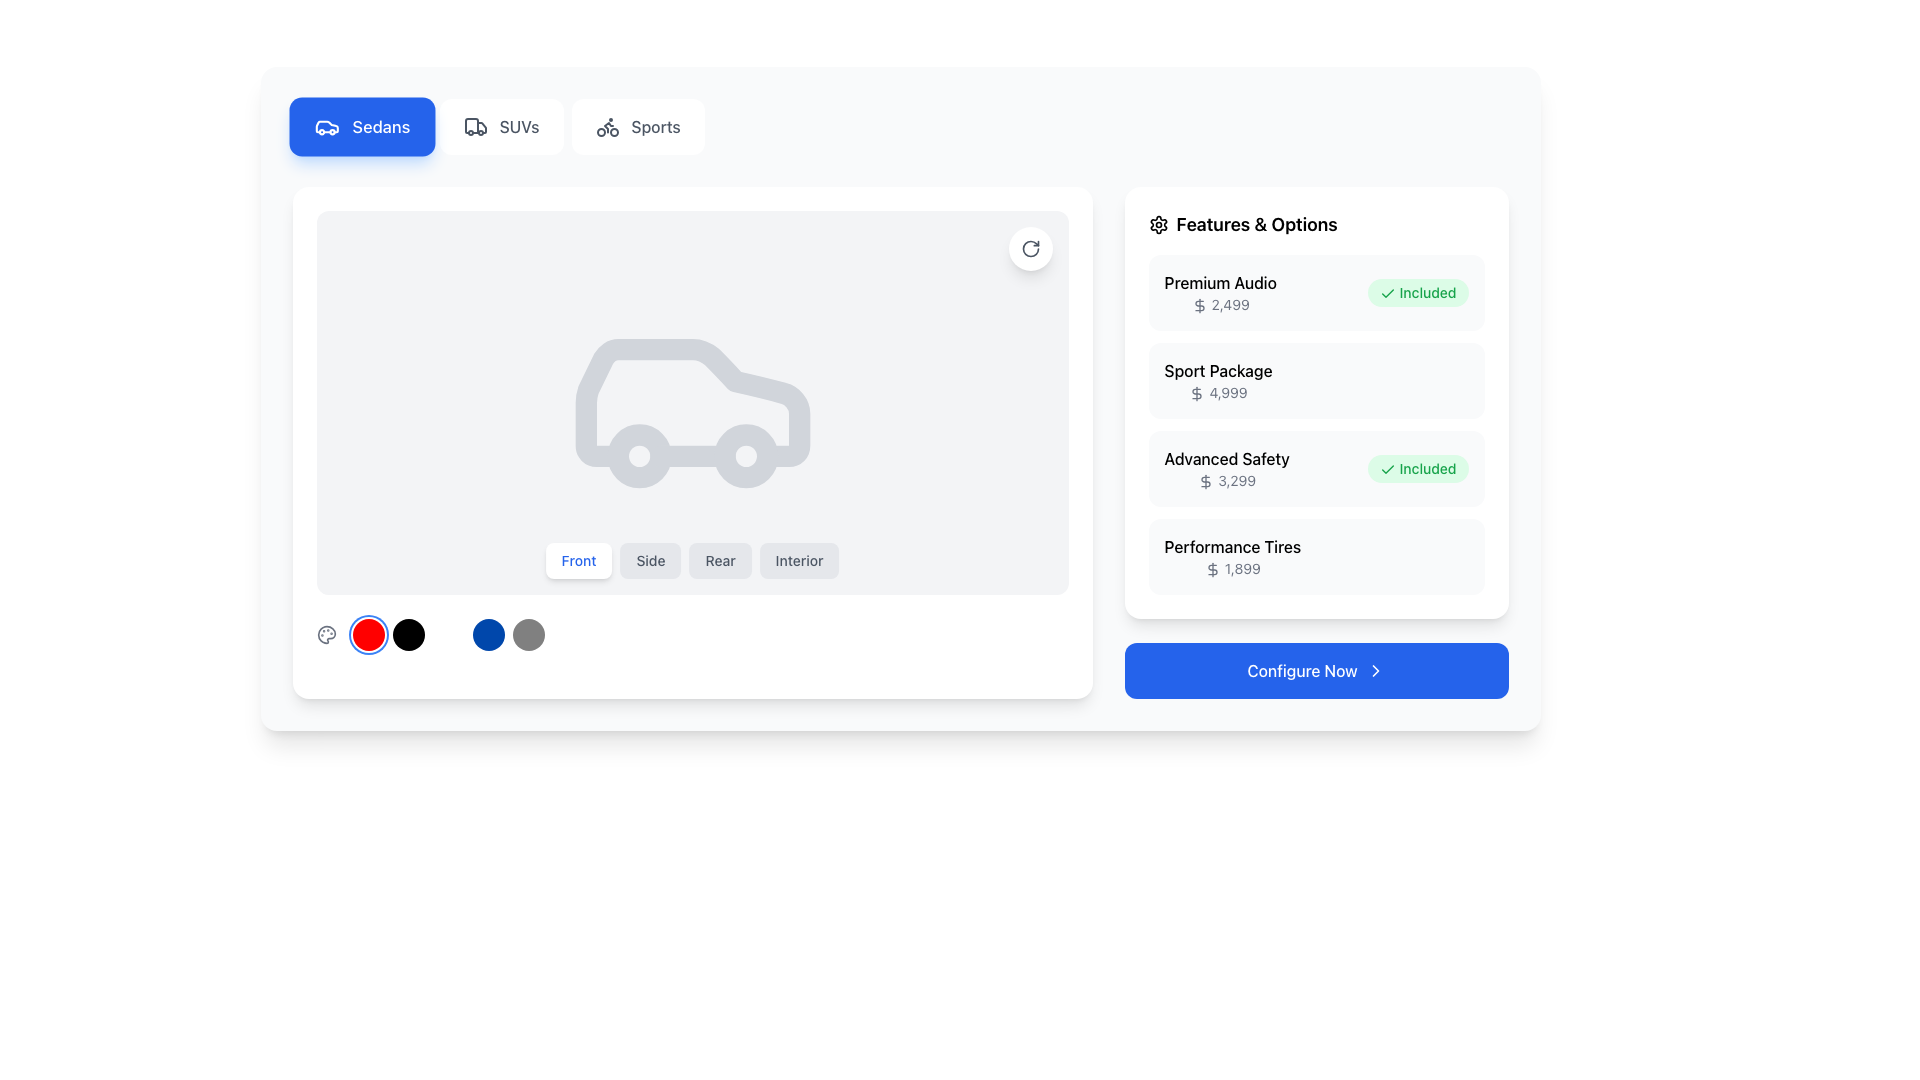 The width and height of the screenshot is (1920, 1080). I want to click on the text label reading 'Advanced Safety', which is styled in a medium weight black font on a white background, located in the 'Features & Options' section as the main title of the third entry in the features list, so click(1226, 459).